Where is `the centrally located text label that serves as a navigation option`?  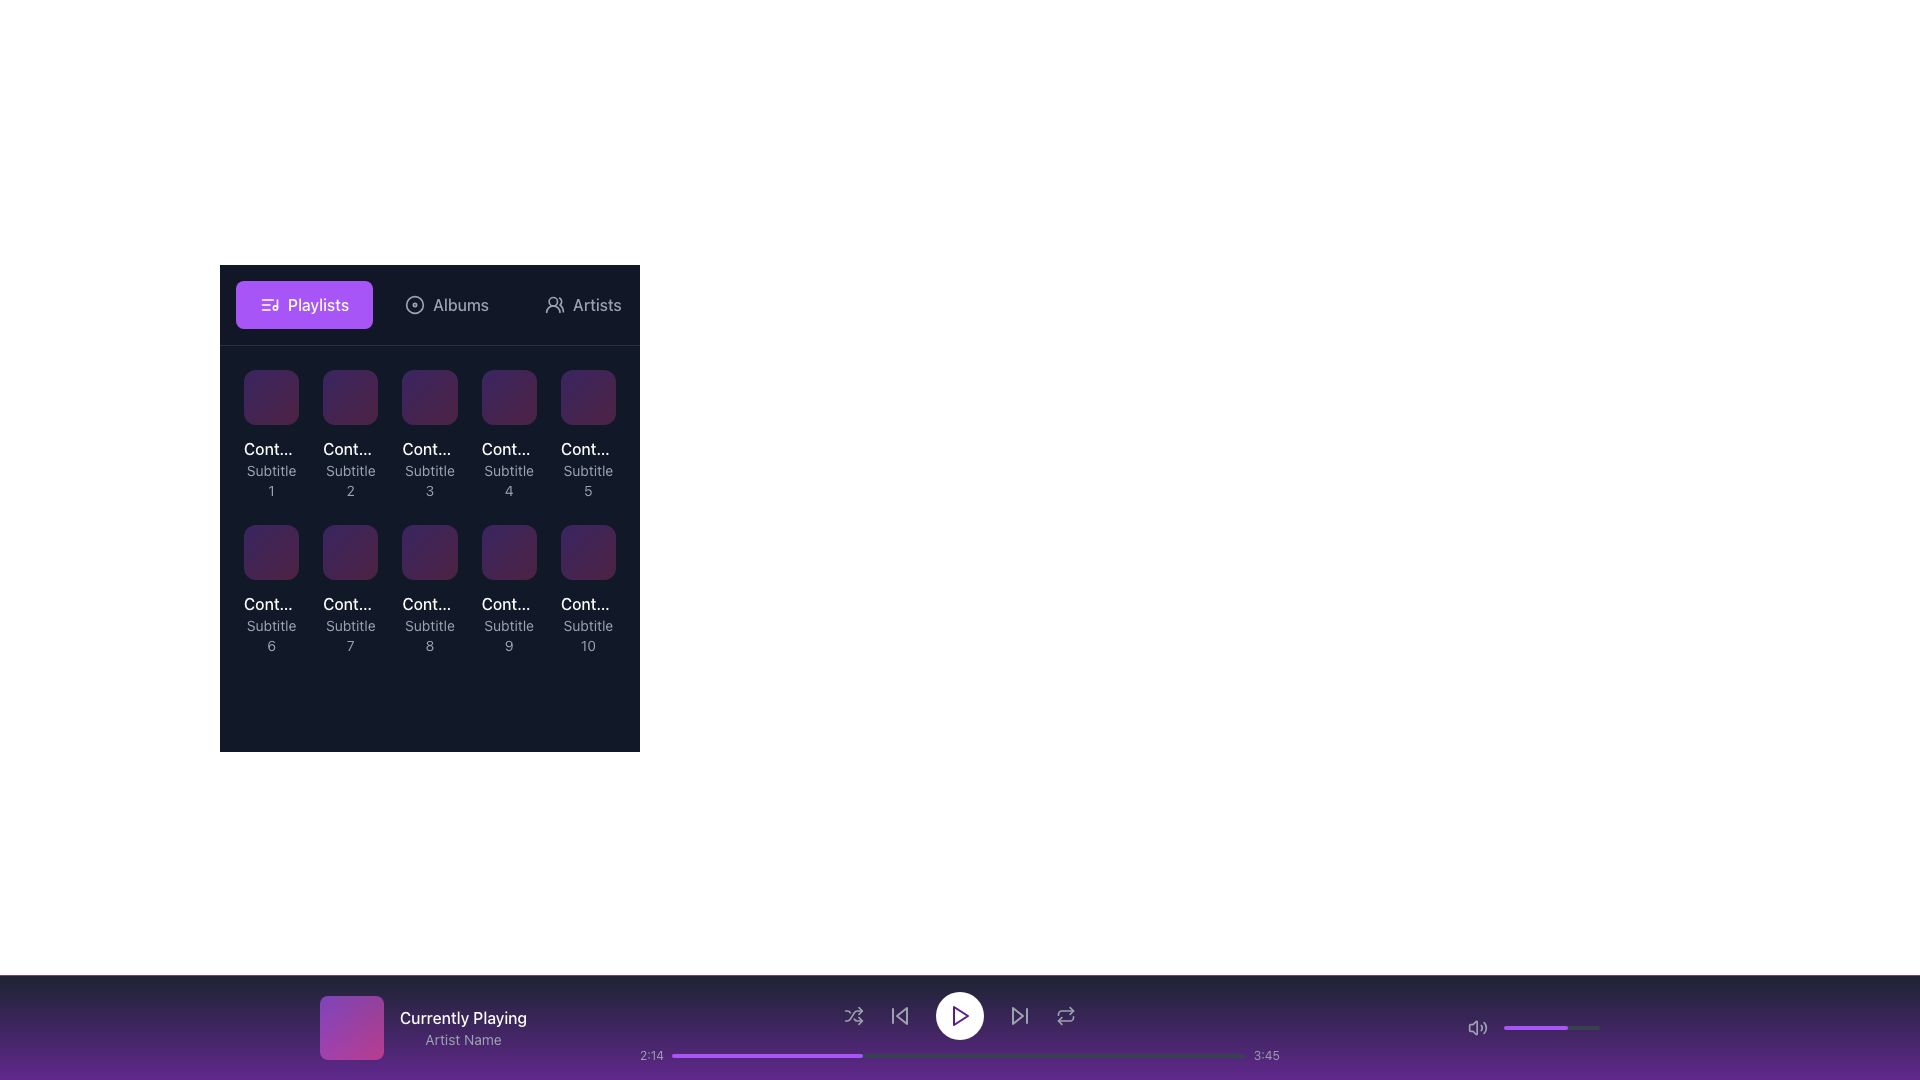
the centrally located text label that serves as a navigation option is located at coordinates (459, 304).